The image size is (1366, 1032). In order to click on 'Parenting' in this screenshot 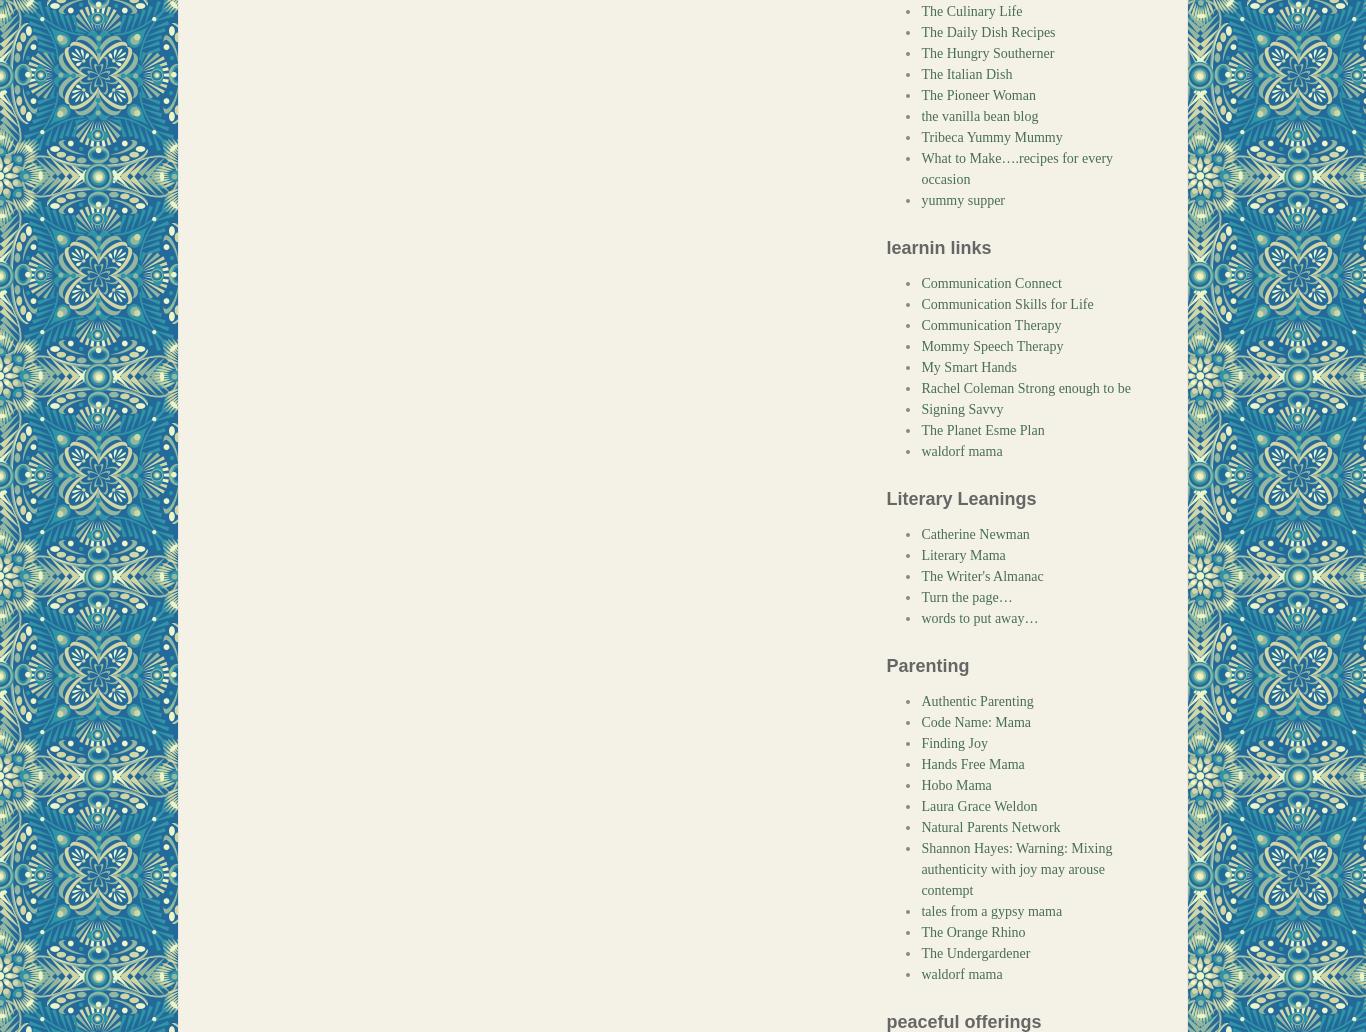, I will do `click(927, 664)`.